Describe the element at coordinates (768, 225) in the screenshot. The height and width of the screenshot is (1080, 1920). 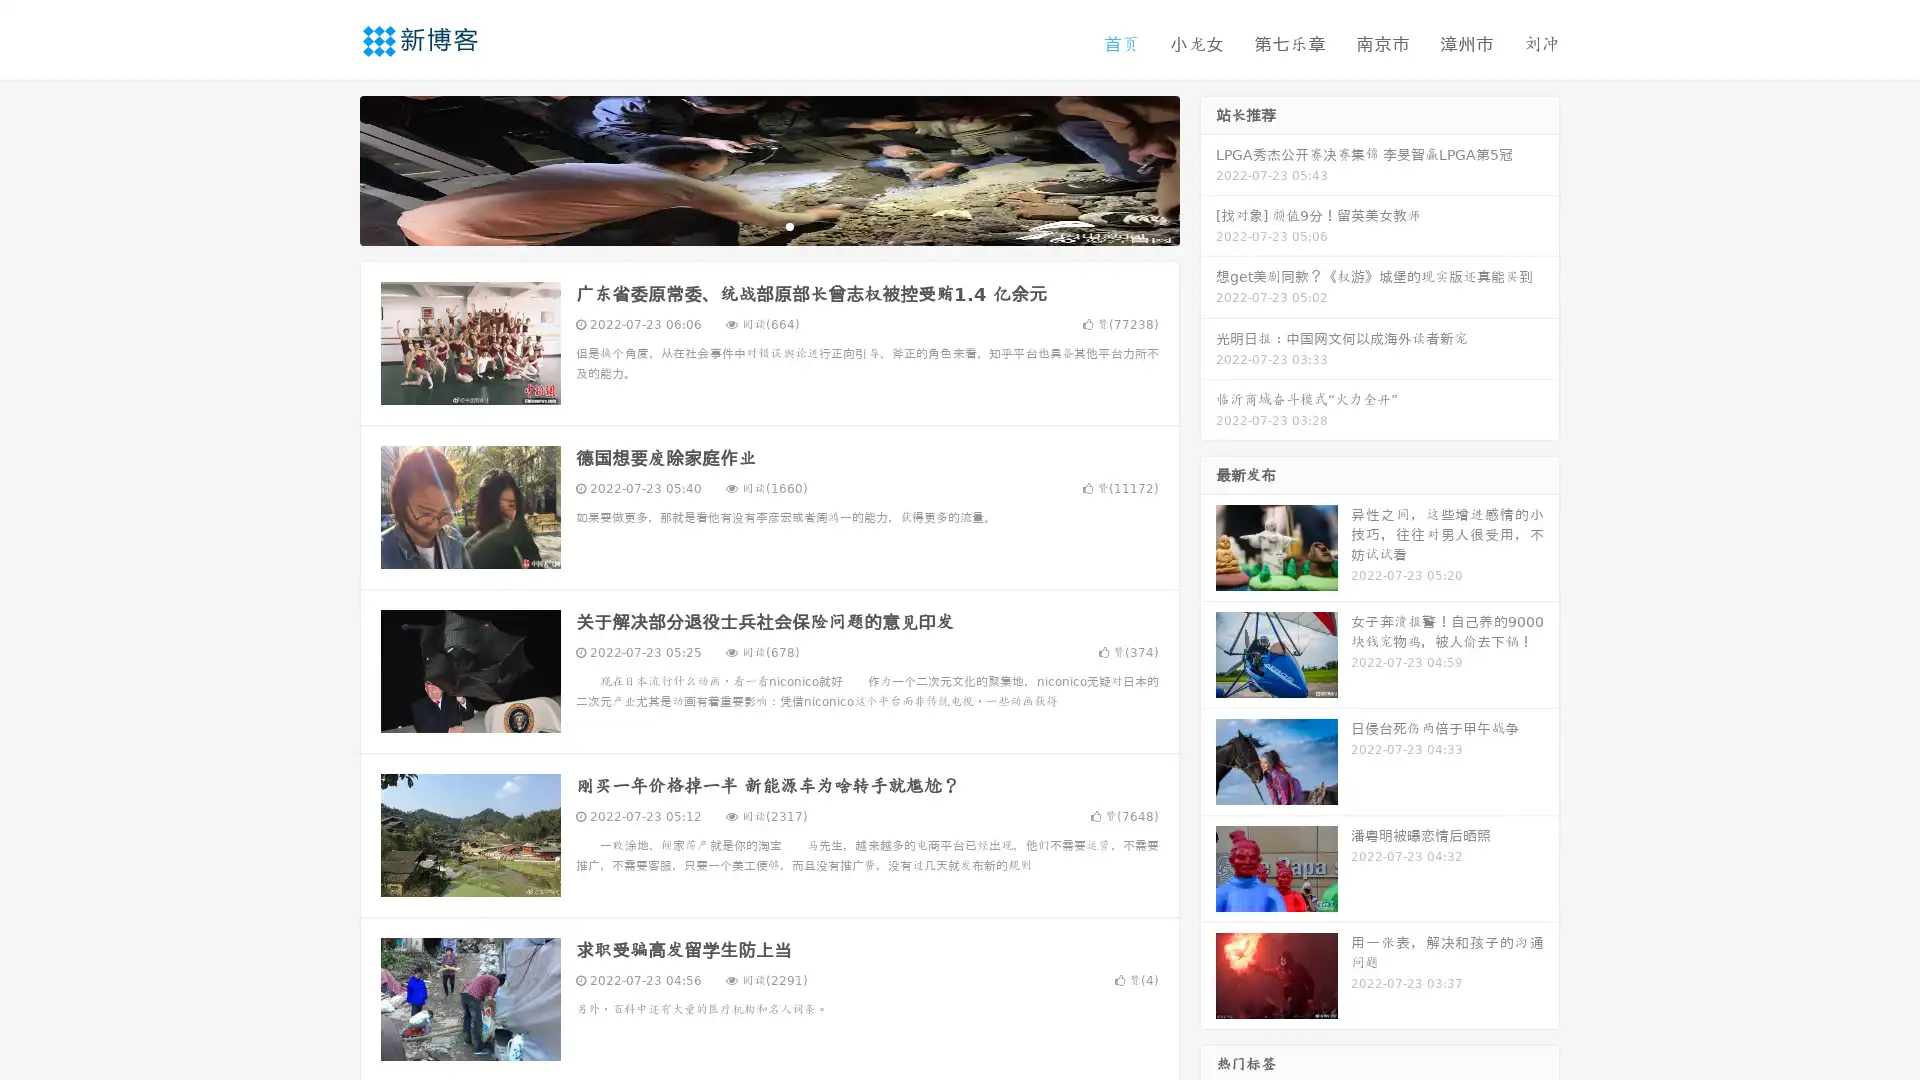
I see `Go to slide 2` at that location.